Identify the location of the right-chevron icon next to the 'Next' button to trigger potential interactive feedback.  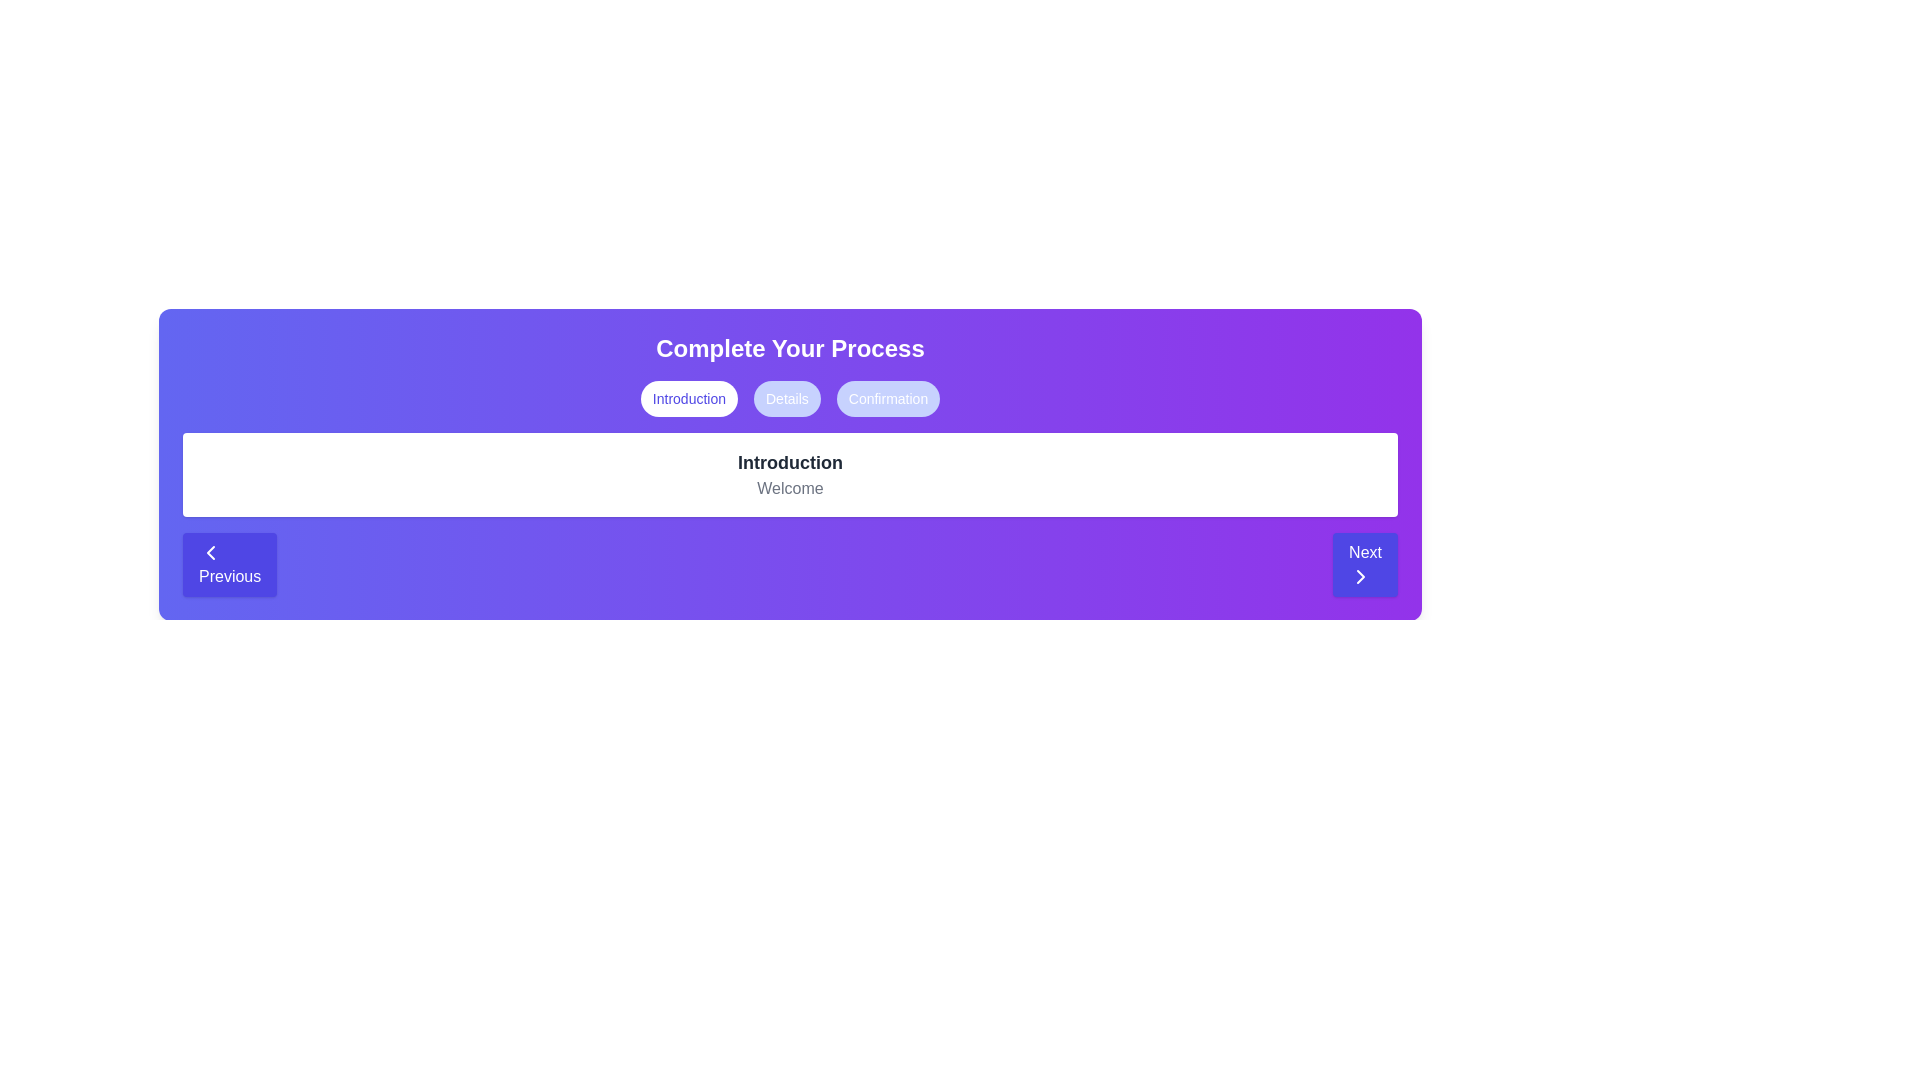
(1360, 577).